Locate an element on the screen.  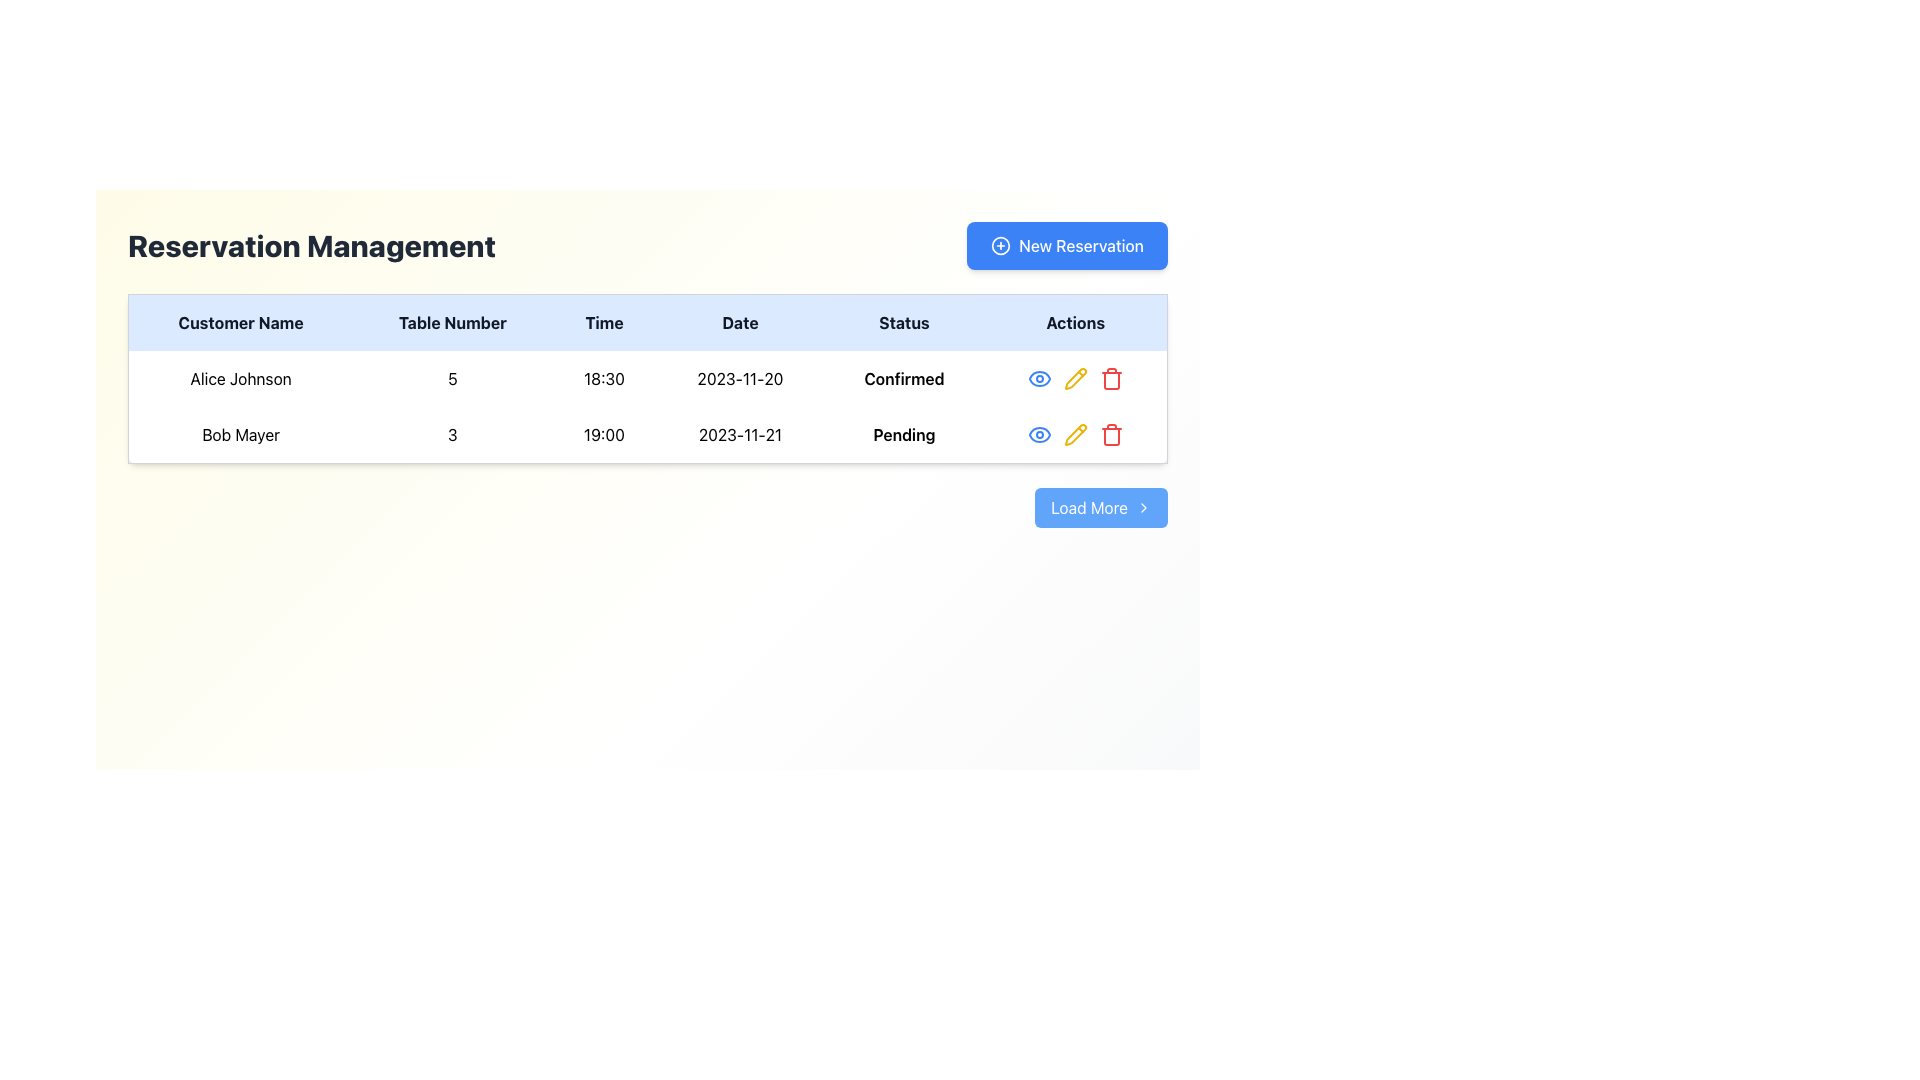
the icon within the 'New Reservation' button located in the upper-right section of the interface to initiate a new reservation is located at coordinates (1001, 245).